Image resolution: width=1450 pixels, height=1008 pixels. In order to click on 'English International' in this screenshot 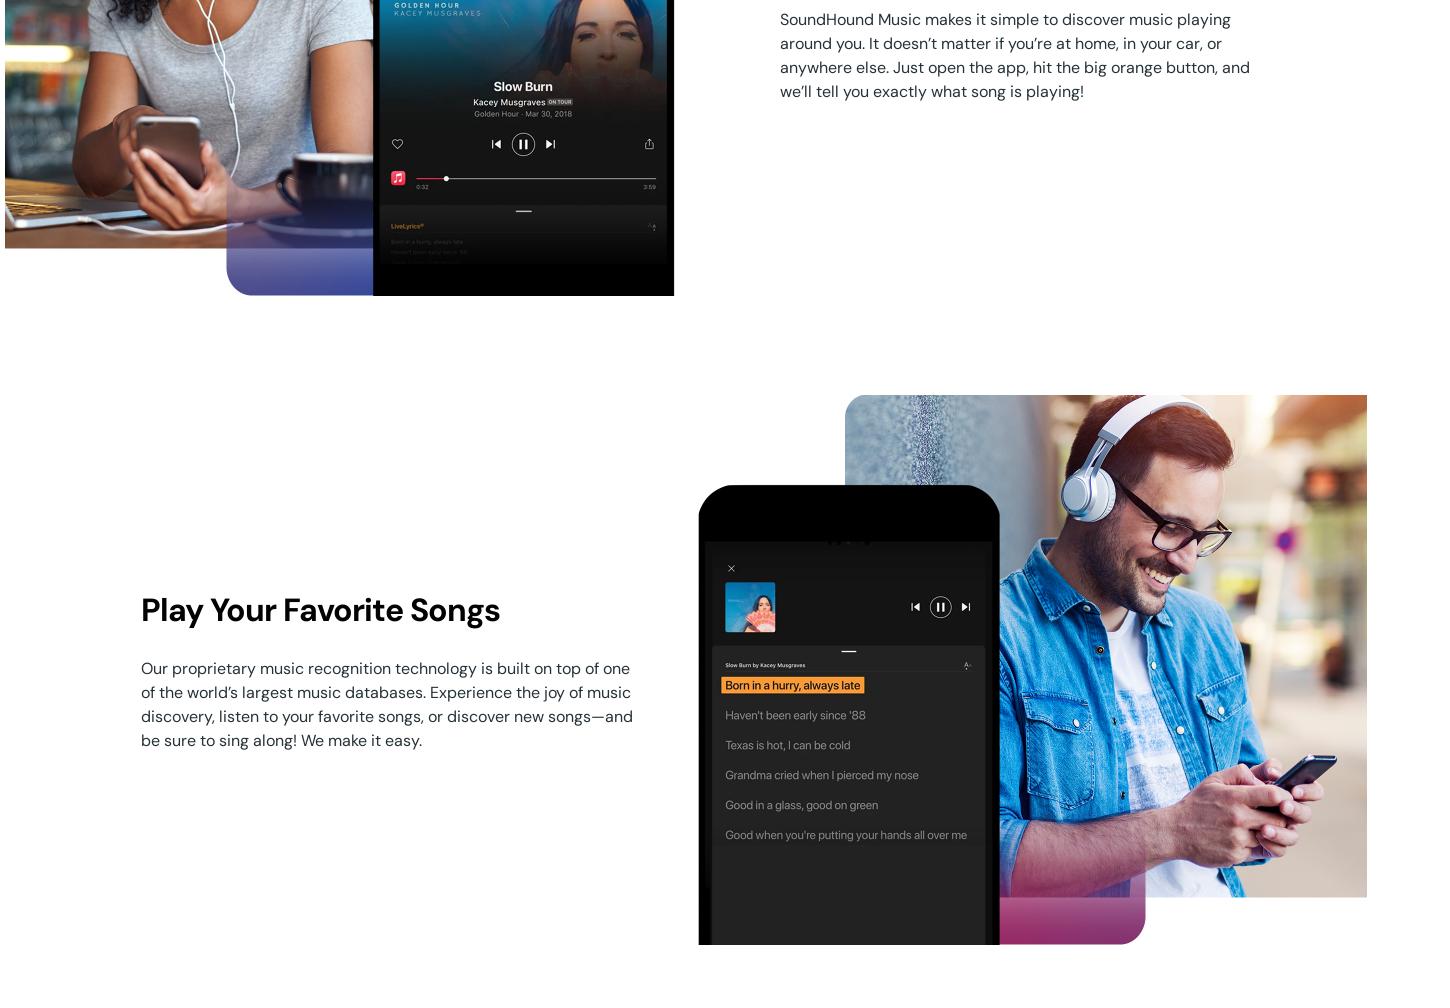, I will do `click(242, 827)`.